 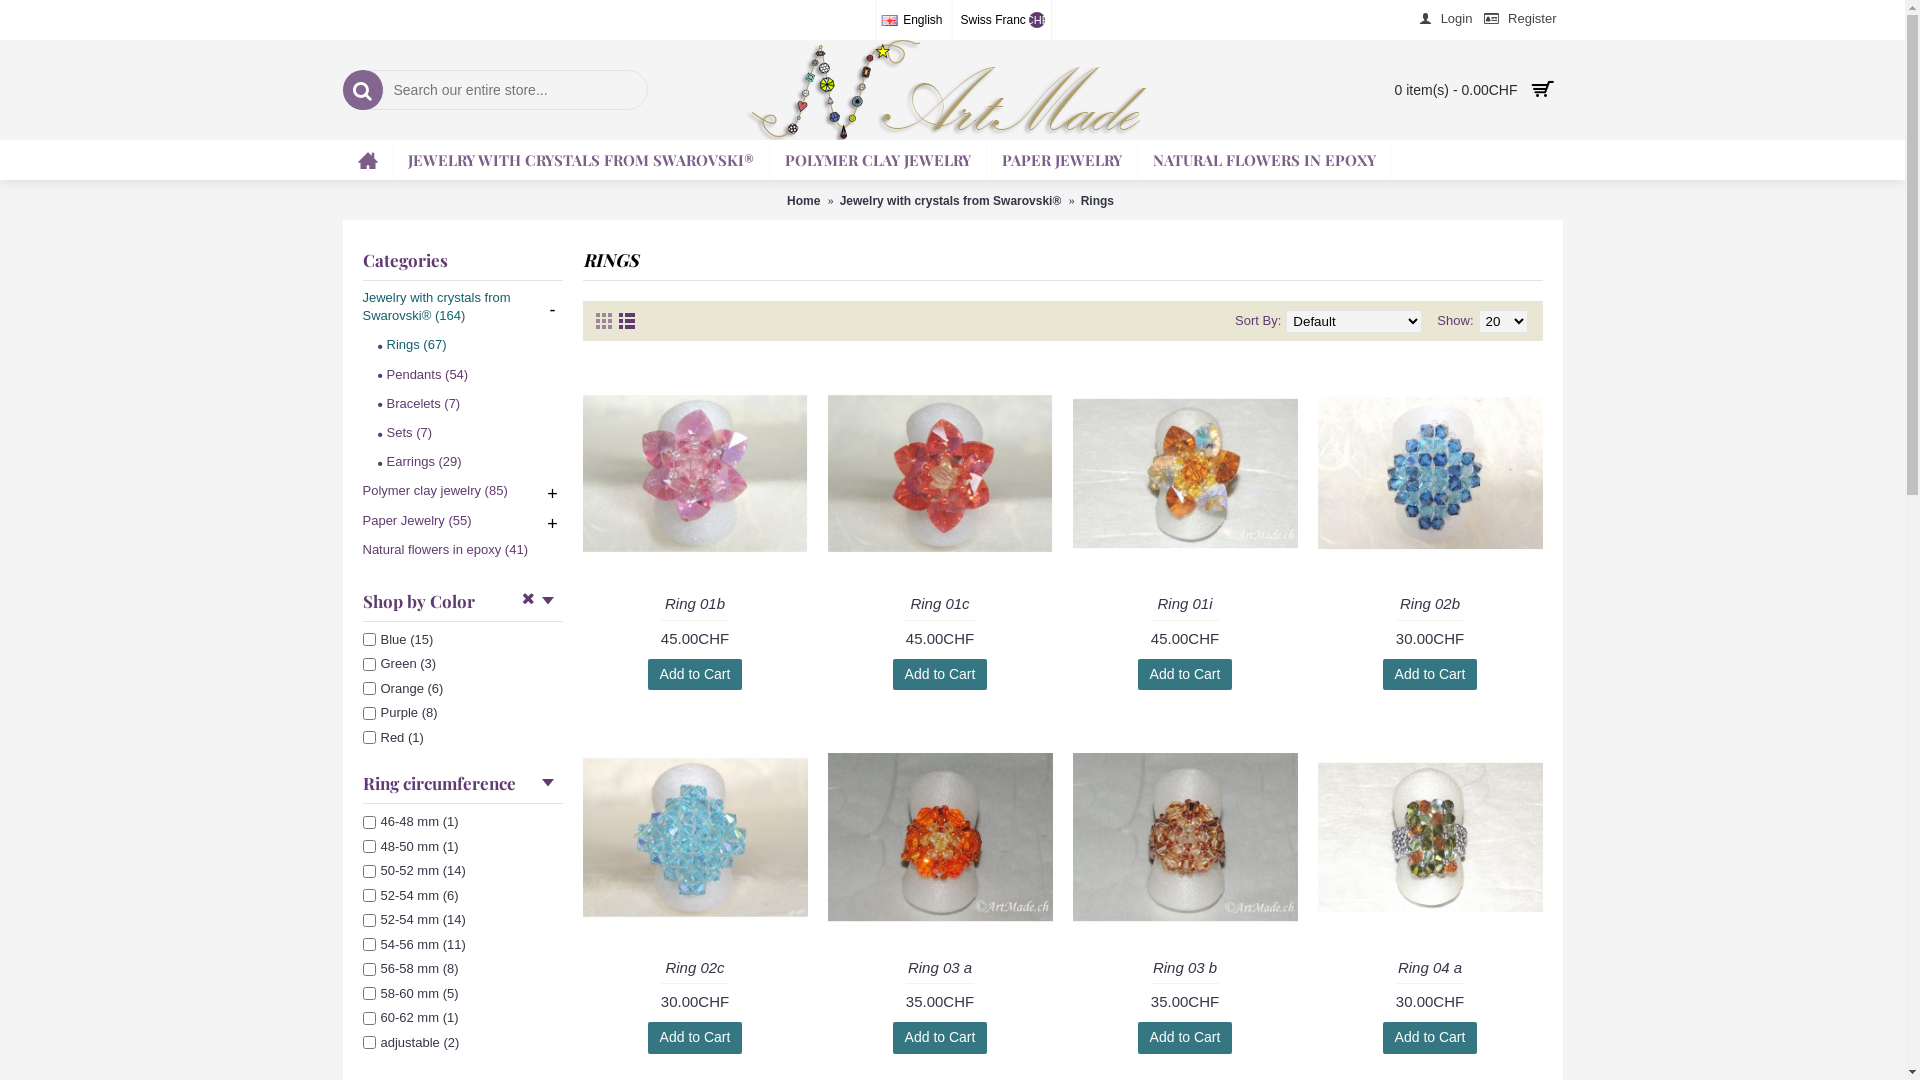 I want to click on 'English', so click(x=912, y=19).